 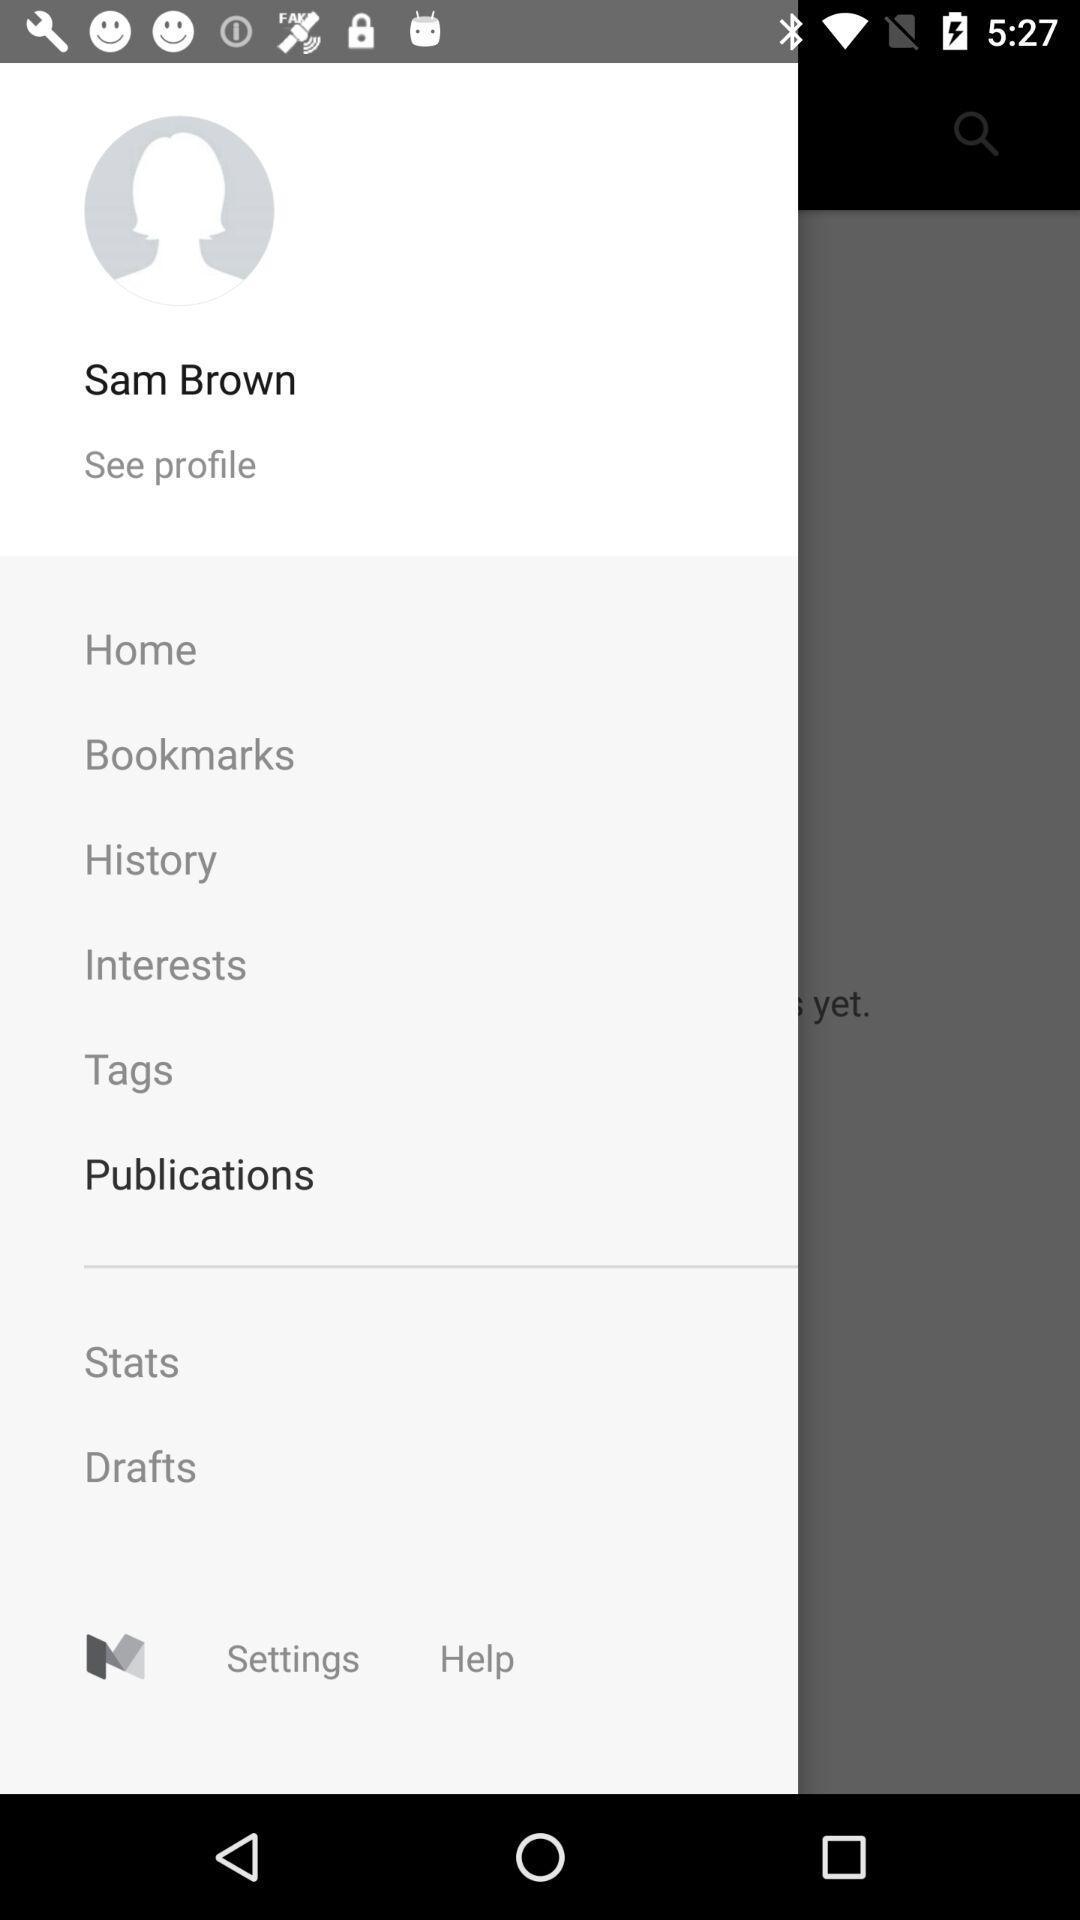 What do you see at coordinates (477, 1657) in the screenshot?
I see `the button which is next to the settings` at bounding box center [477, 1657].